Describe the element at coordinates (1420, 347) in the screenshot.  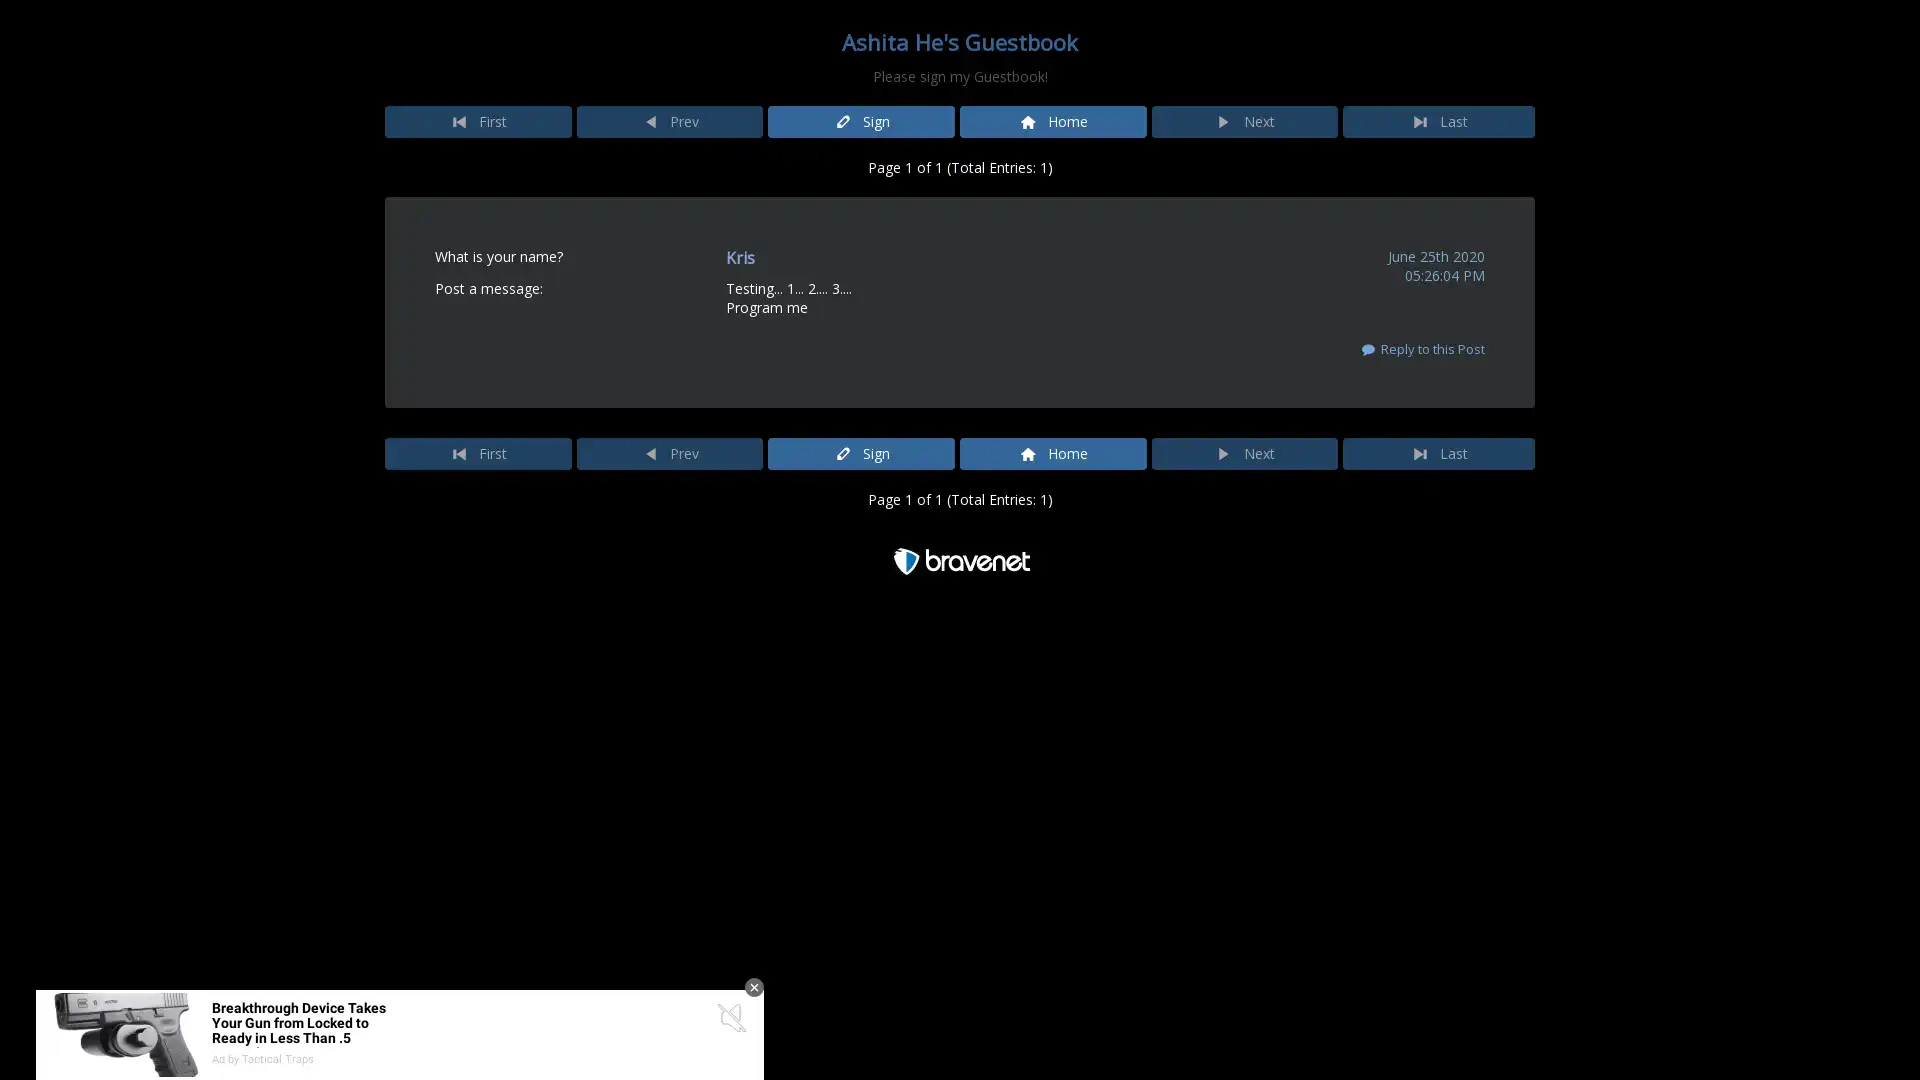
I see `Reply to this Post` at that location.